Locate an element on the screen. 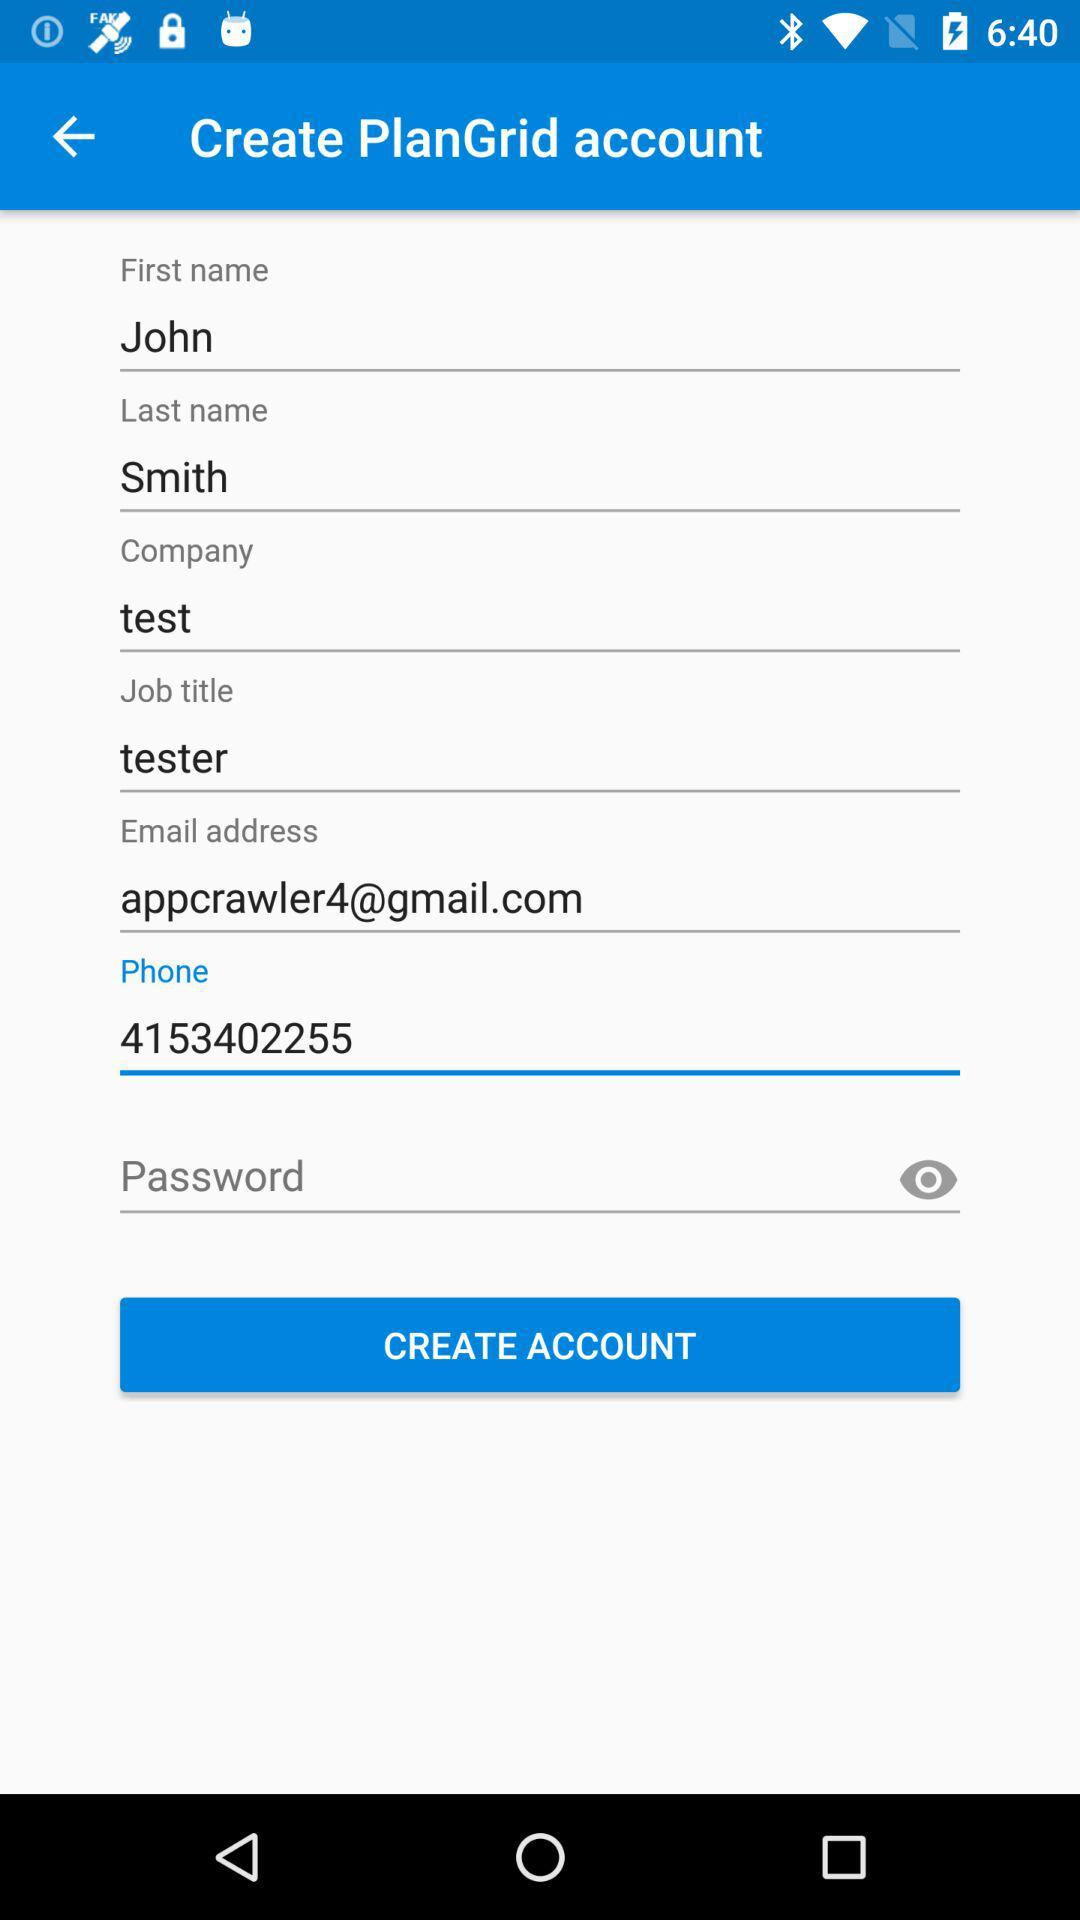  the appcrawler4@gmail.com item is located at coordinates (540, 896).